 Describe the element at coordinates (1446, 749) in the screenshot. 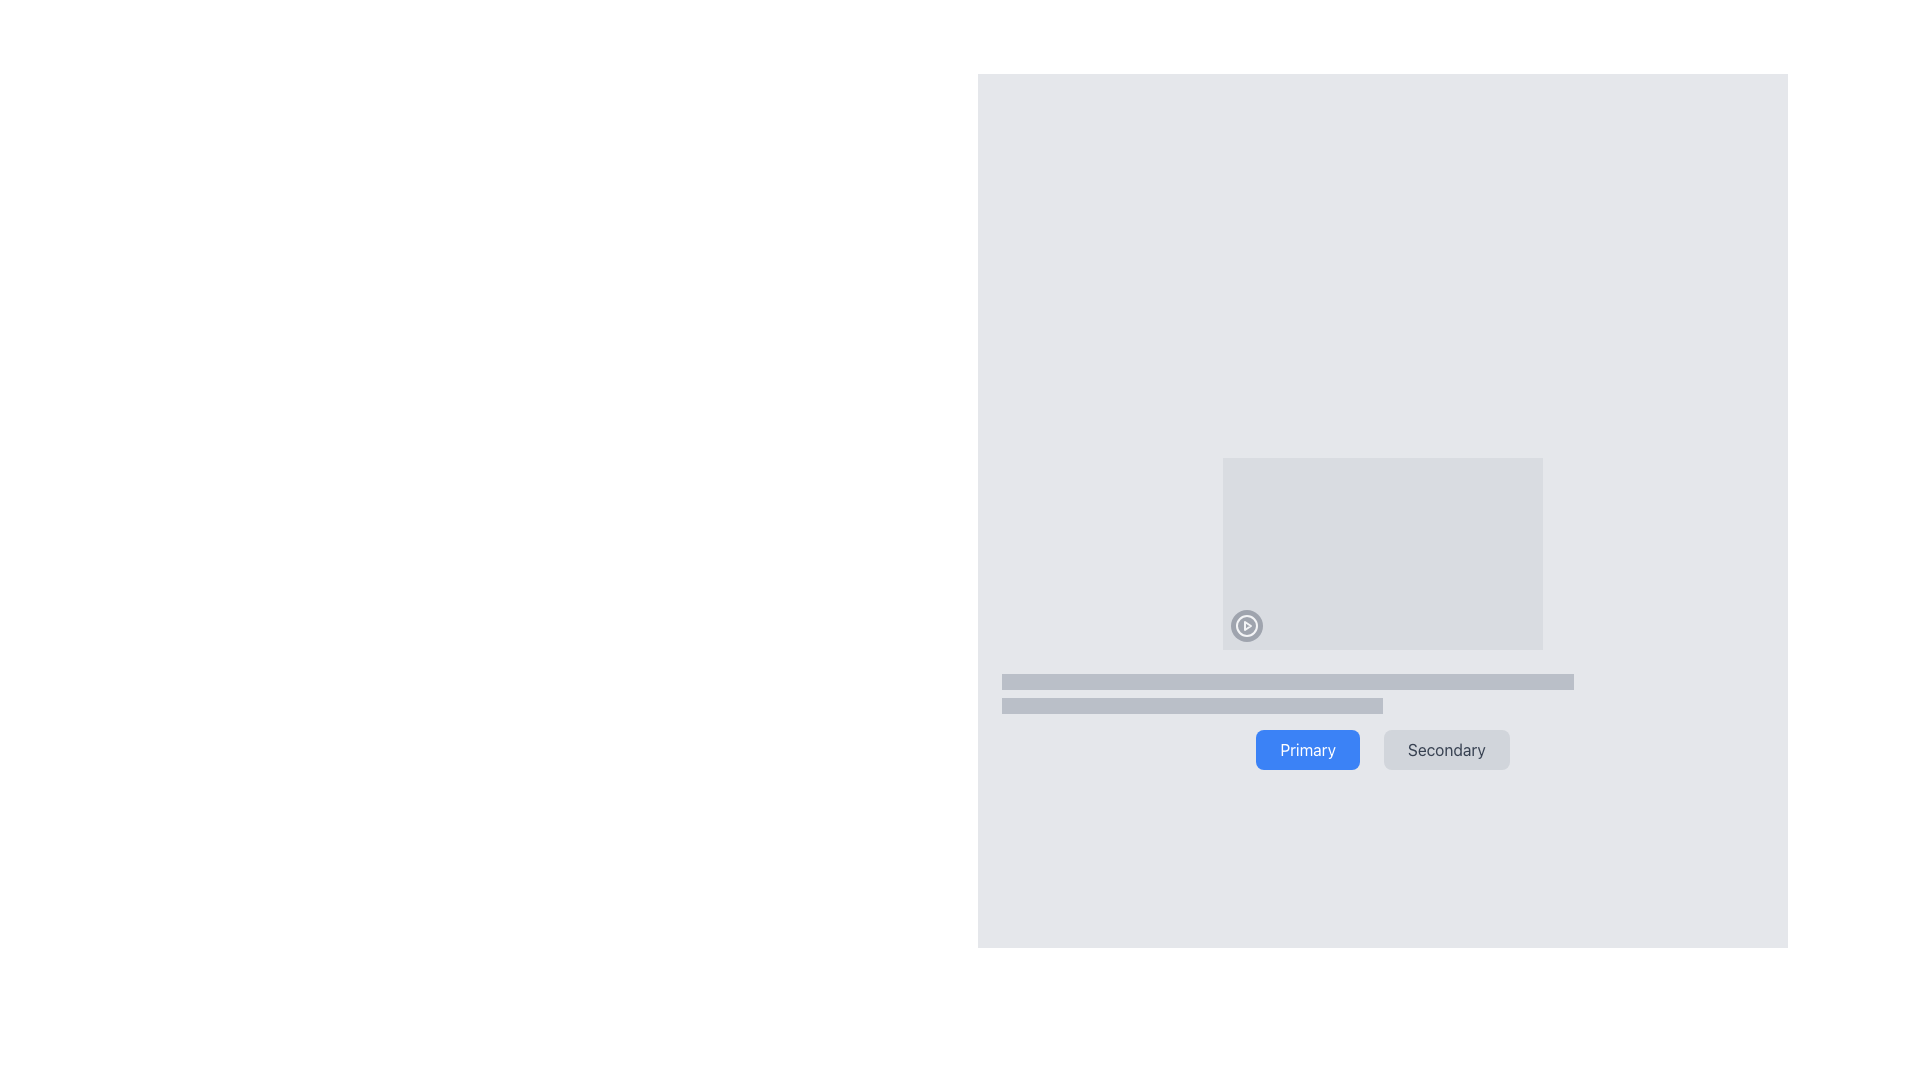

I see `the 'Secondary' button with a gray background and rounded corners located to the right of the 'Primary' button` at that location.